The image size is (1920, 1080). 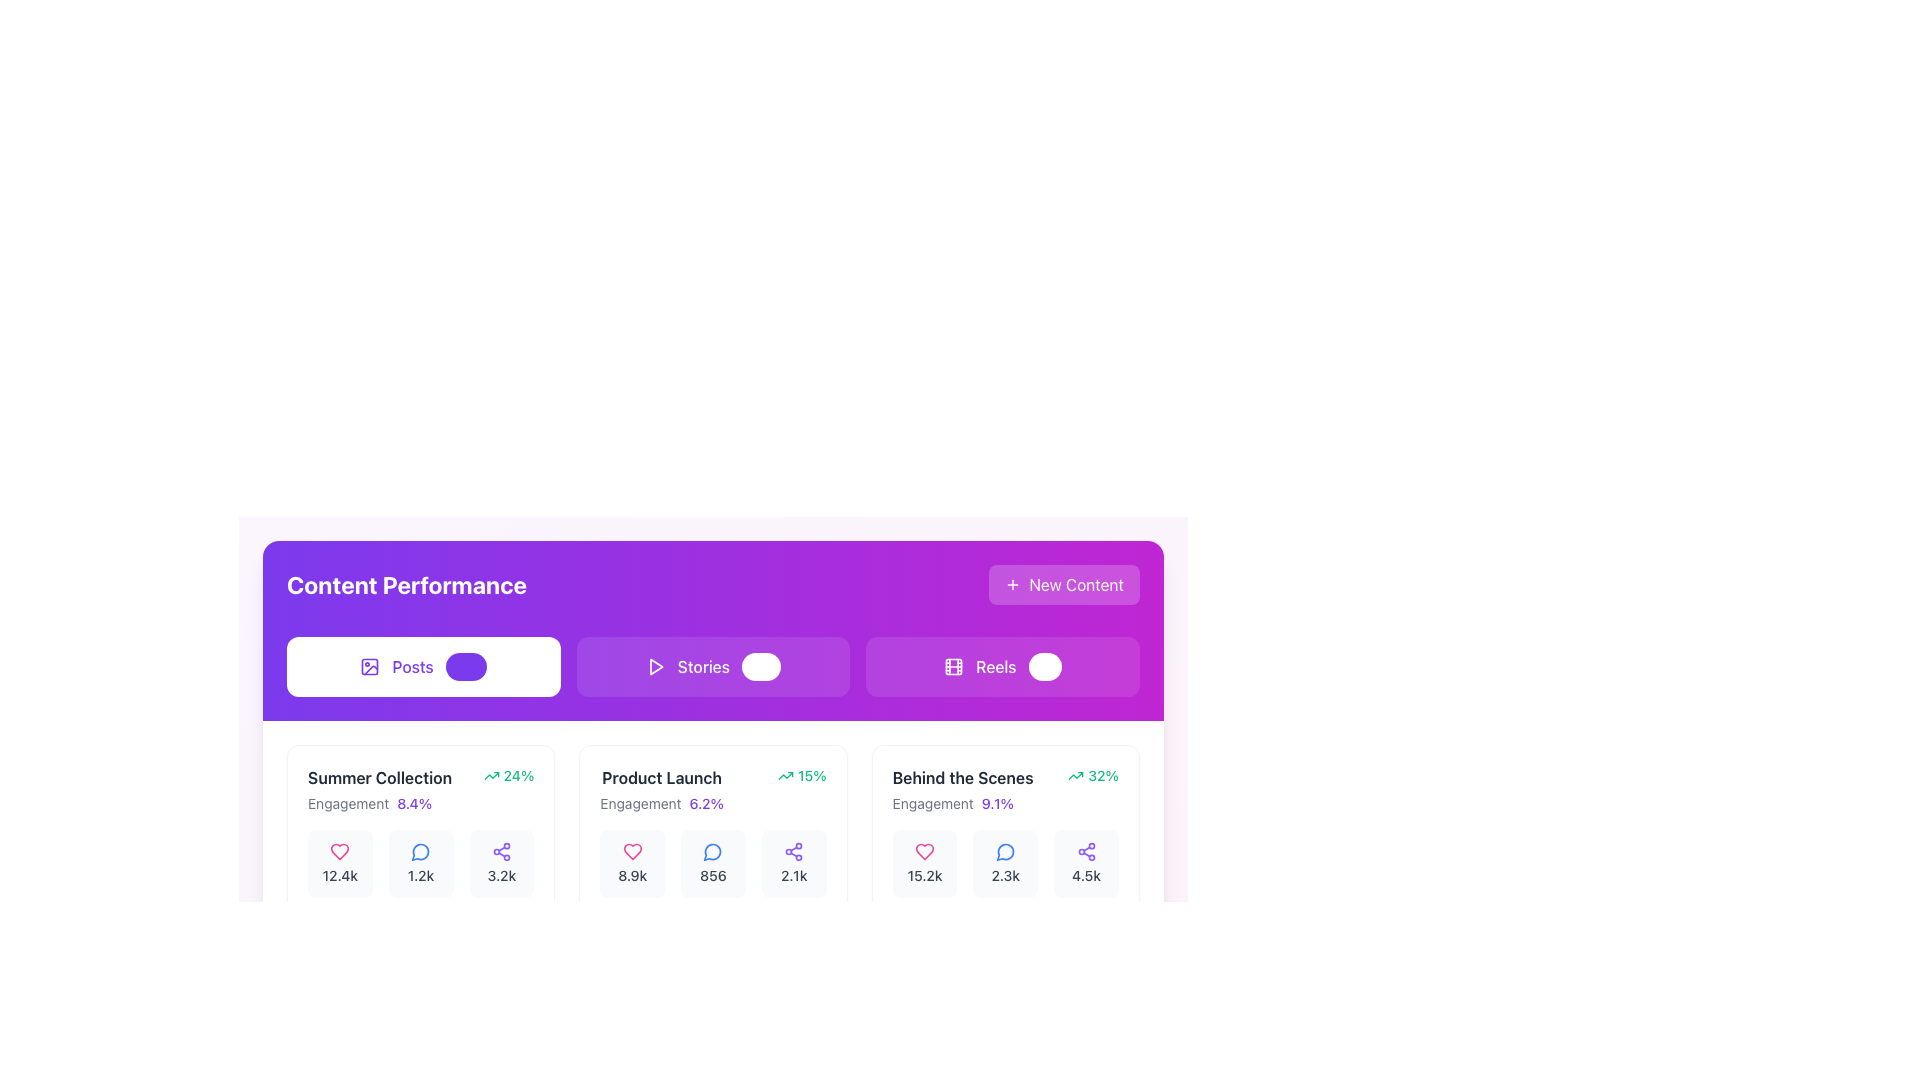 I want to click on the call-to-action button for creating new content located at the top-right corner of the purple bar labeled 'Content Performance', so click(x=1063, y=585).